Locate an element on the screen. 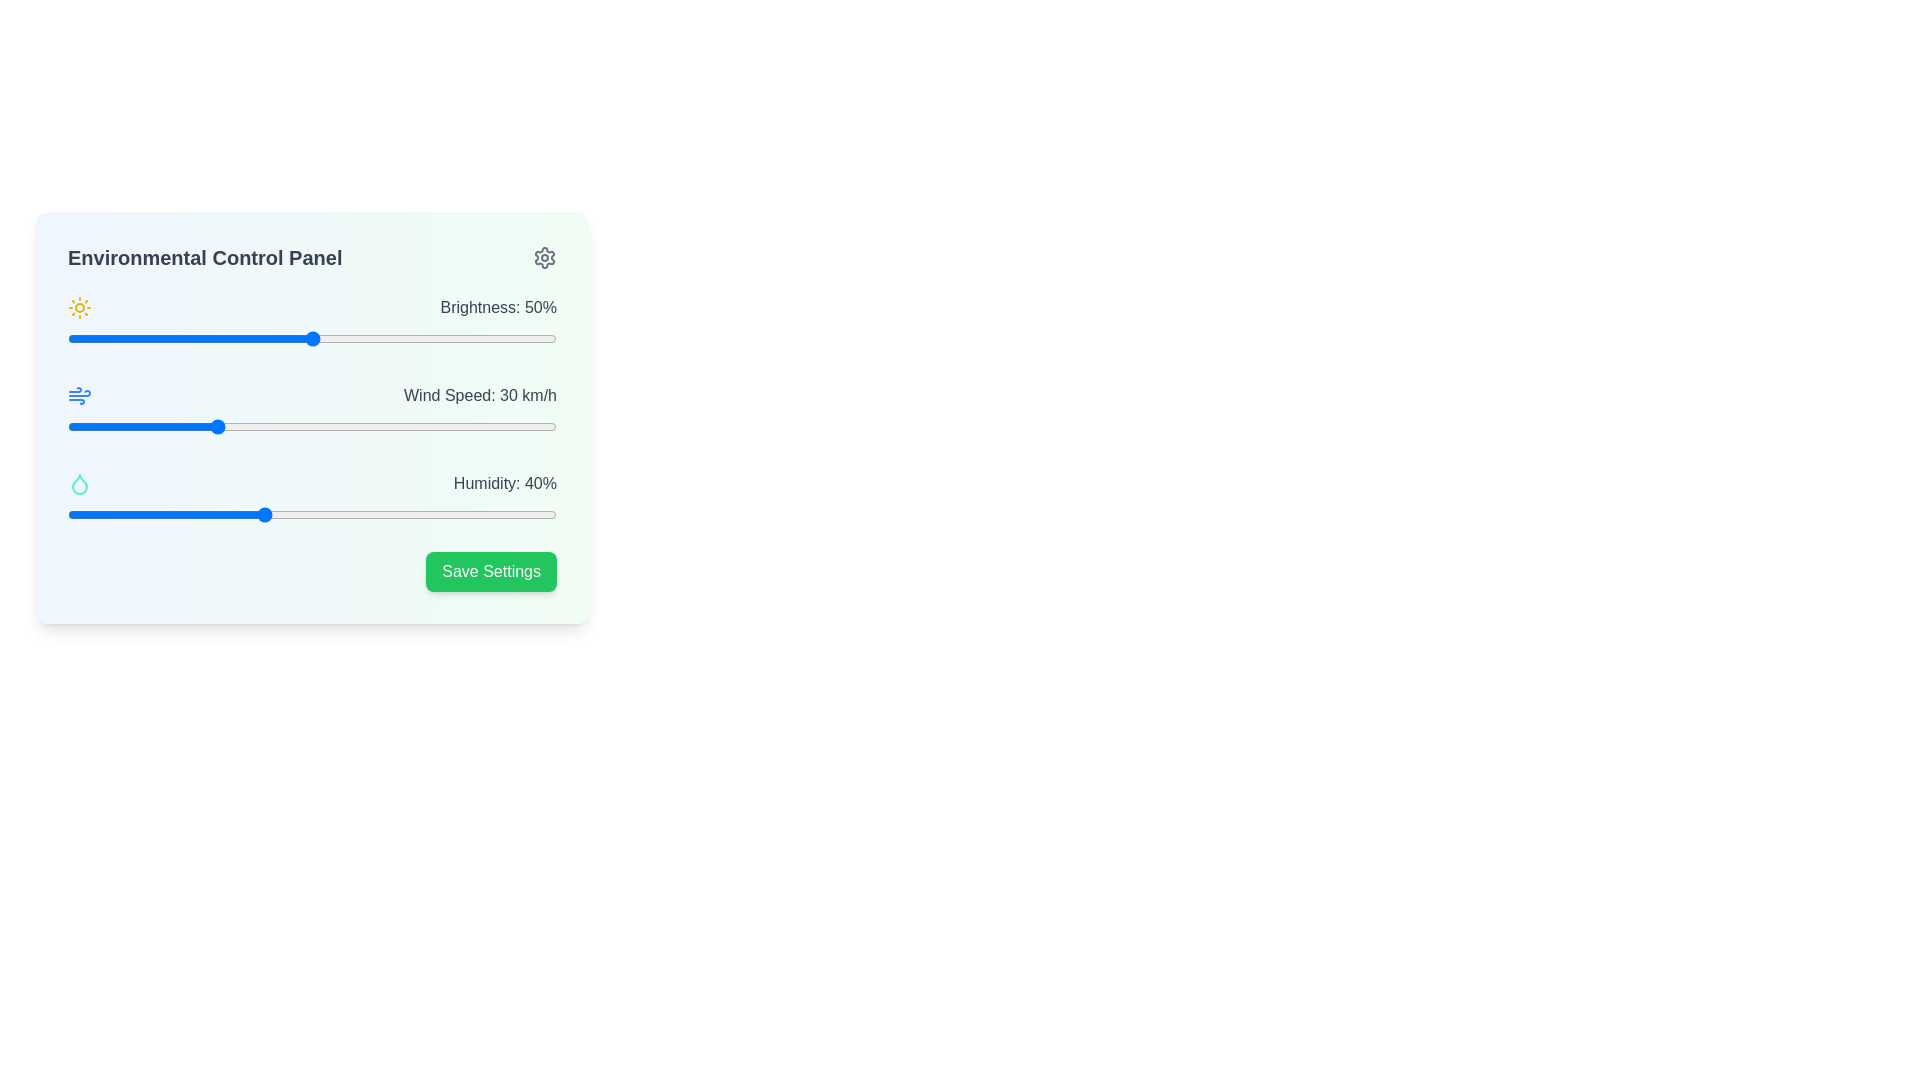 This screenshot has height=1080, width=1920. humidity is located at coordinates (438, 514).